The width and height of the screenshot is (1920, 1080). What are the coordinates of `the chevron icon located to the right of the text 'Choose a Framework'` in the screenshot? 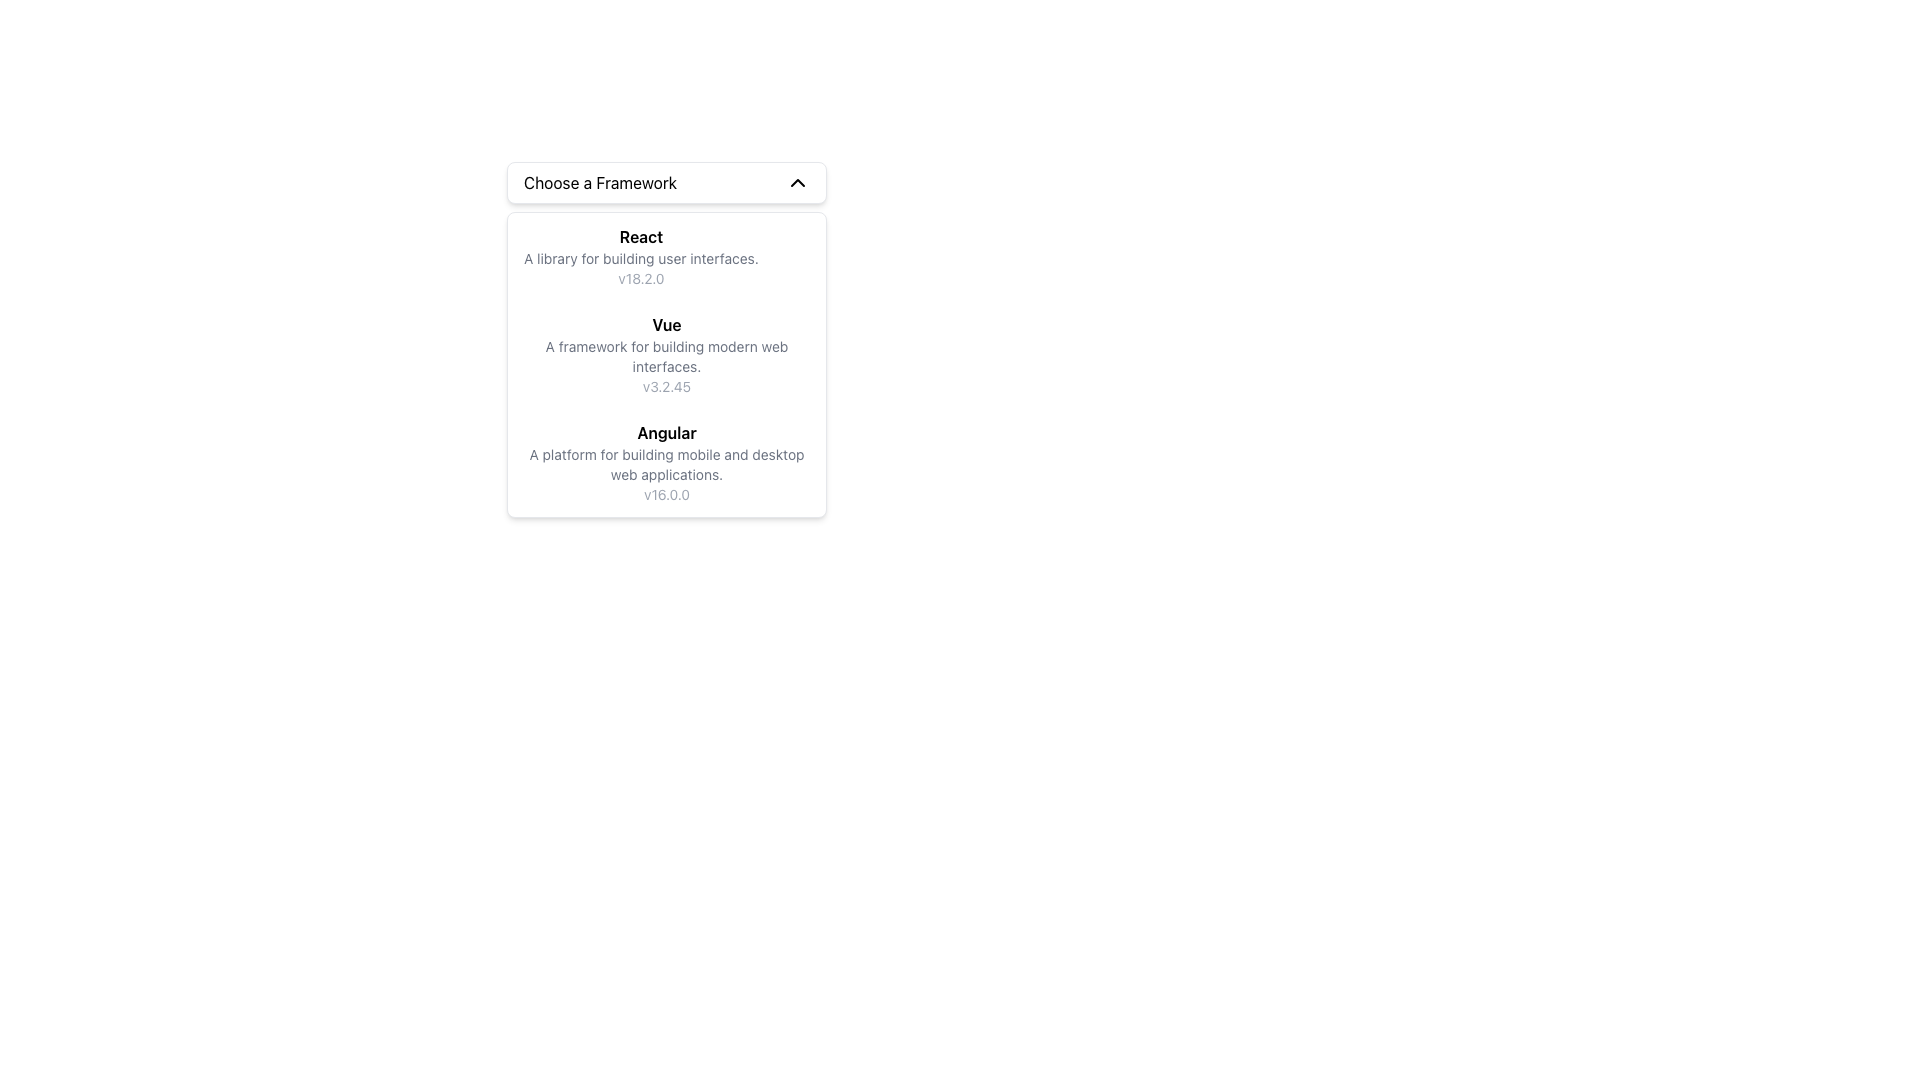 It's located at (796, 182).